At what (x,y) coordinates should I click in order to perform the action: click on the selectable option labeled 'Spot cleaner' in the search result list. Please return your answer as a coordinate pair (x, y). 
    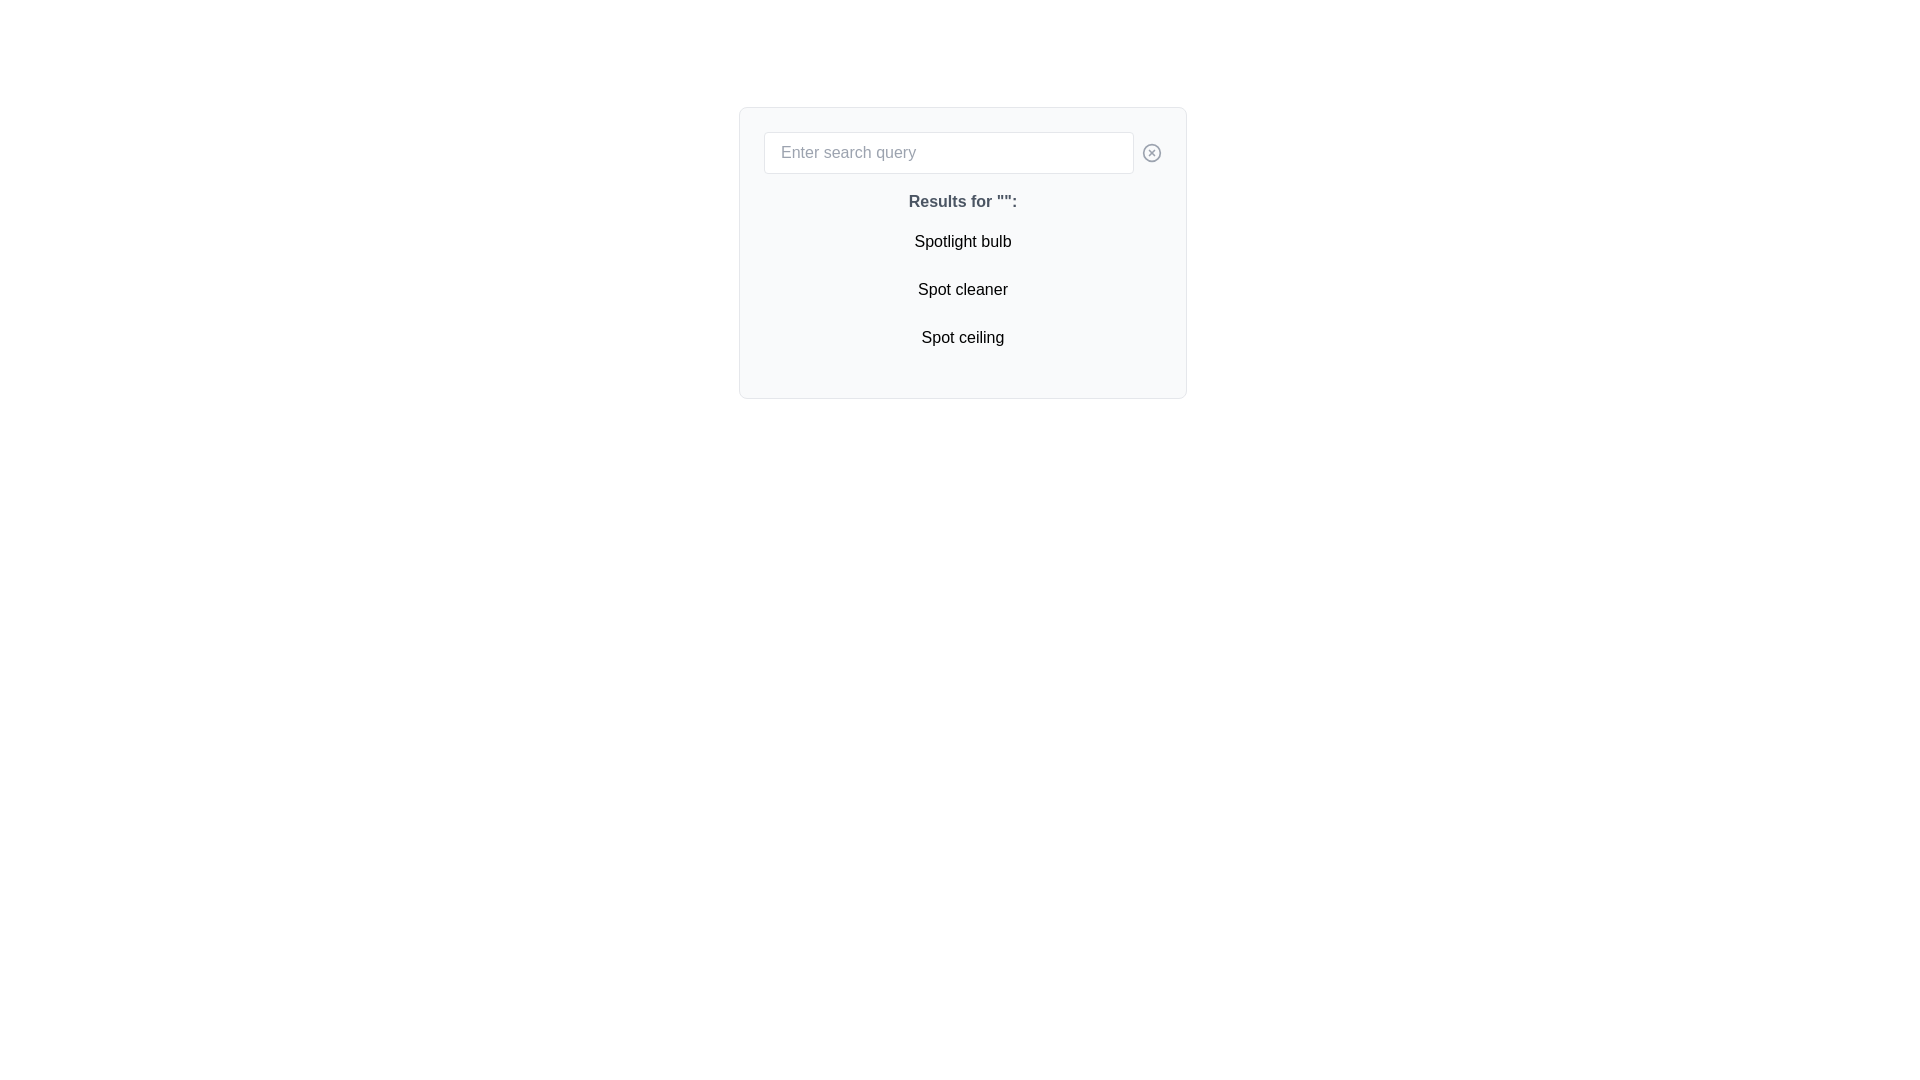
    Looking at the image, I should click on (963, 289).